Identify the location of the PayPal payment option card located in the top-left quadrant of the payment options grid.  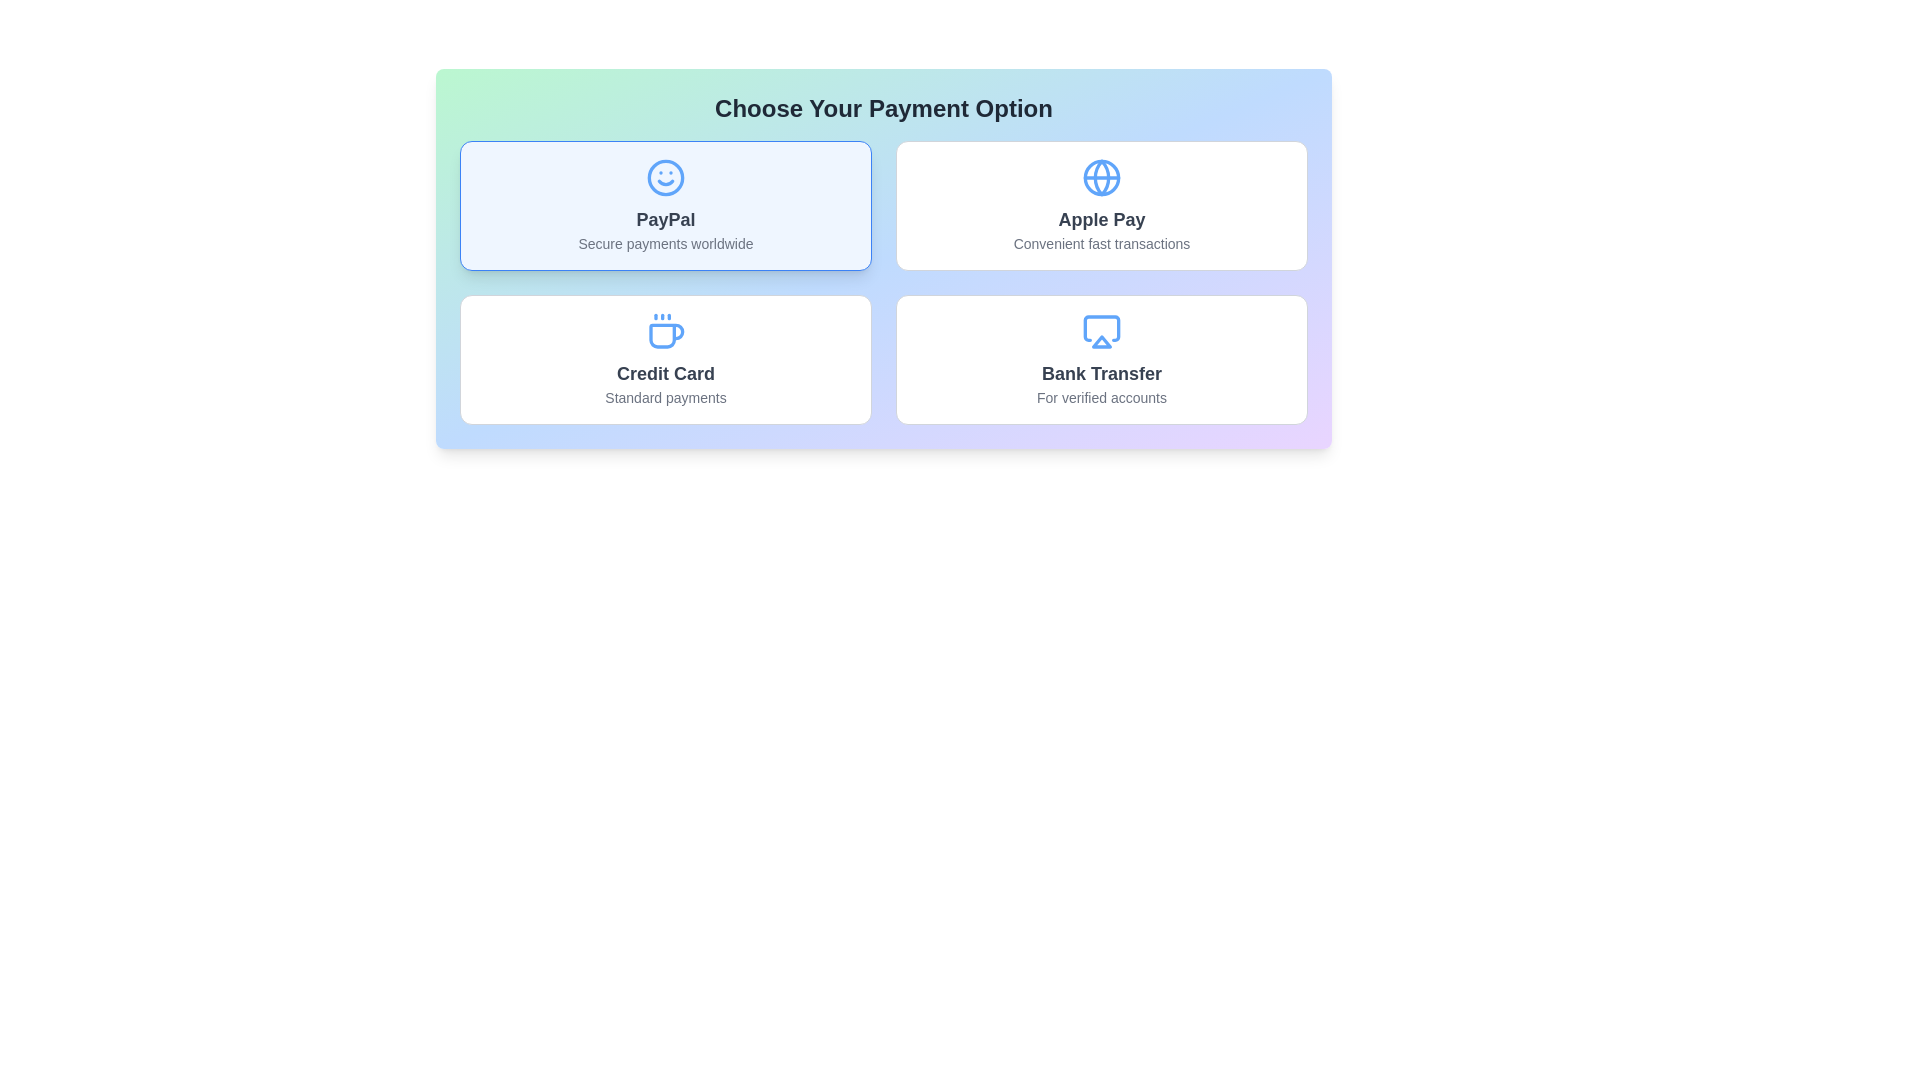
(666, 205).